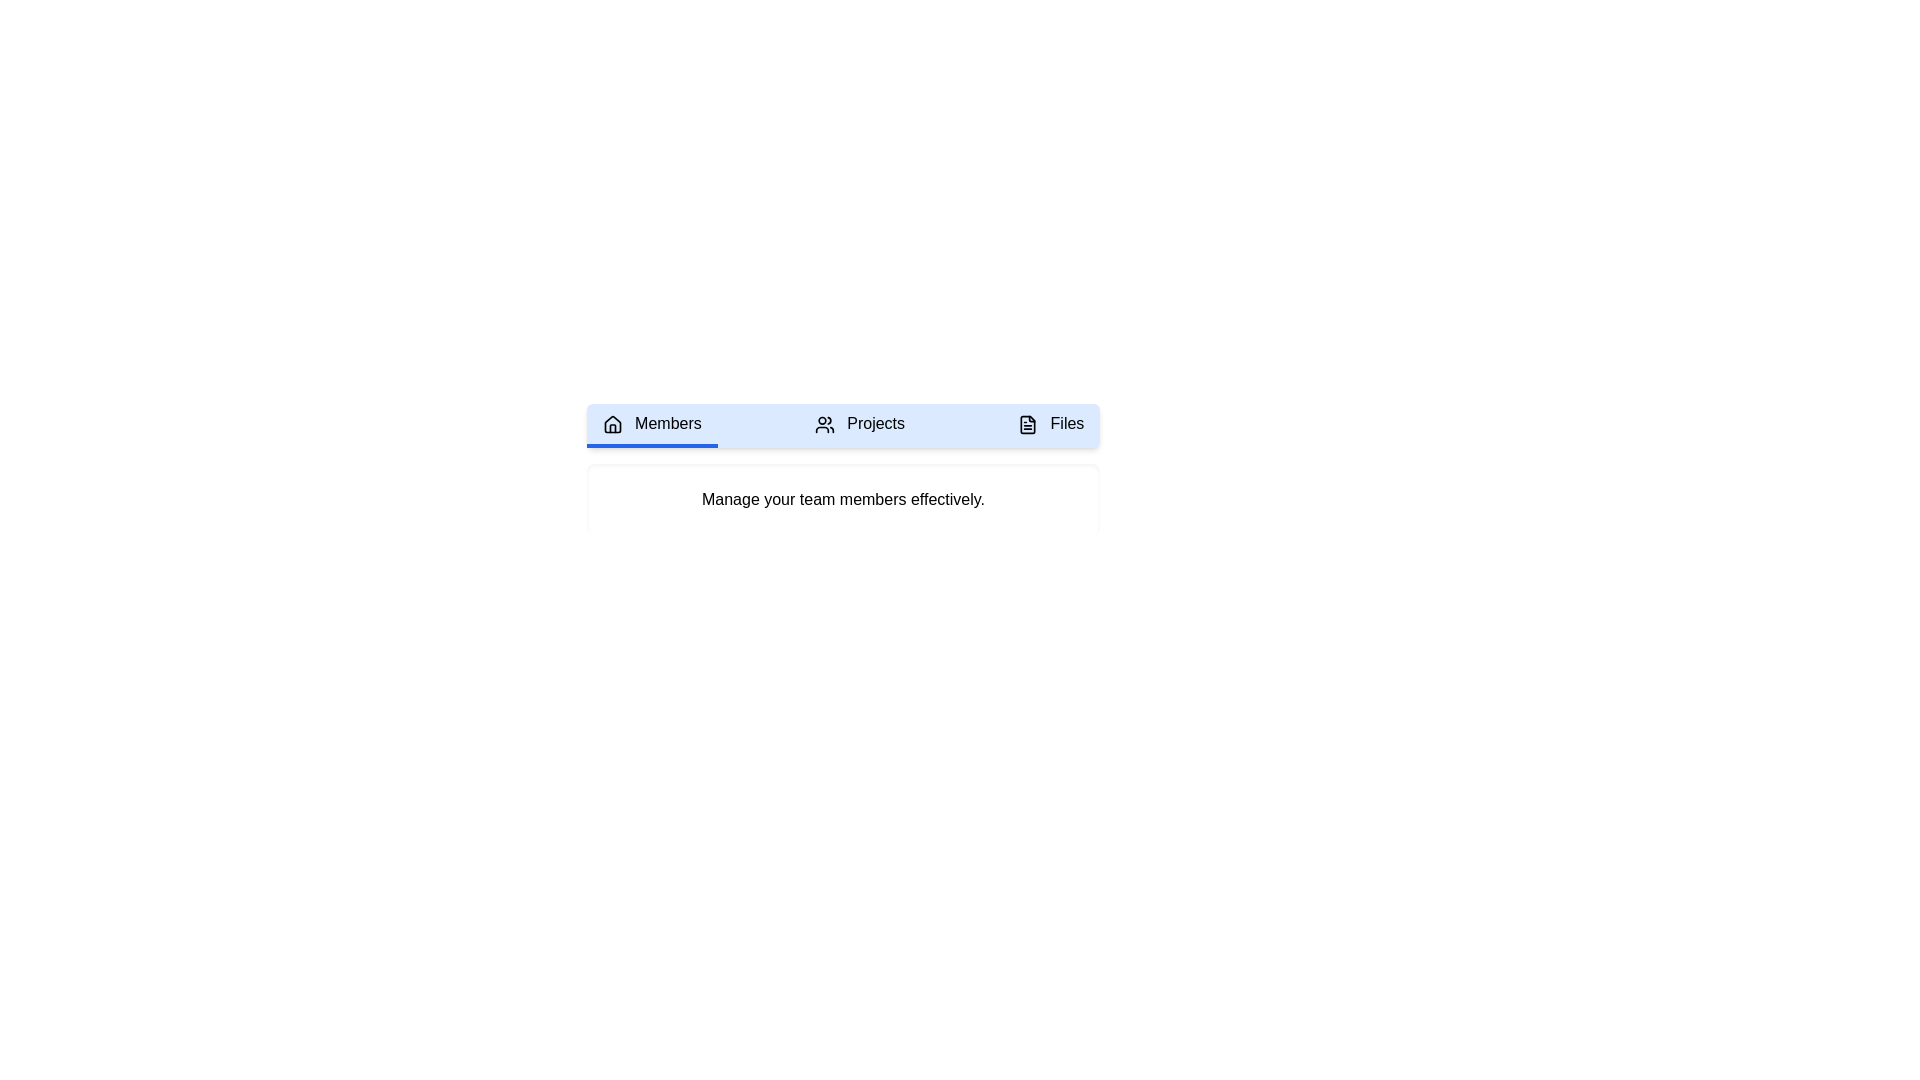 The image size is (1920, 1080). I want to click on the text display box located below the navigation bar containing the 'Members', 'Projects', and 'Files' tabs, so click(843, 470).